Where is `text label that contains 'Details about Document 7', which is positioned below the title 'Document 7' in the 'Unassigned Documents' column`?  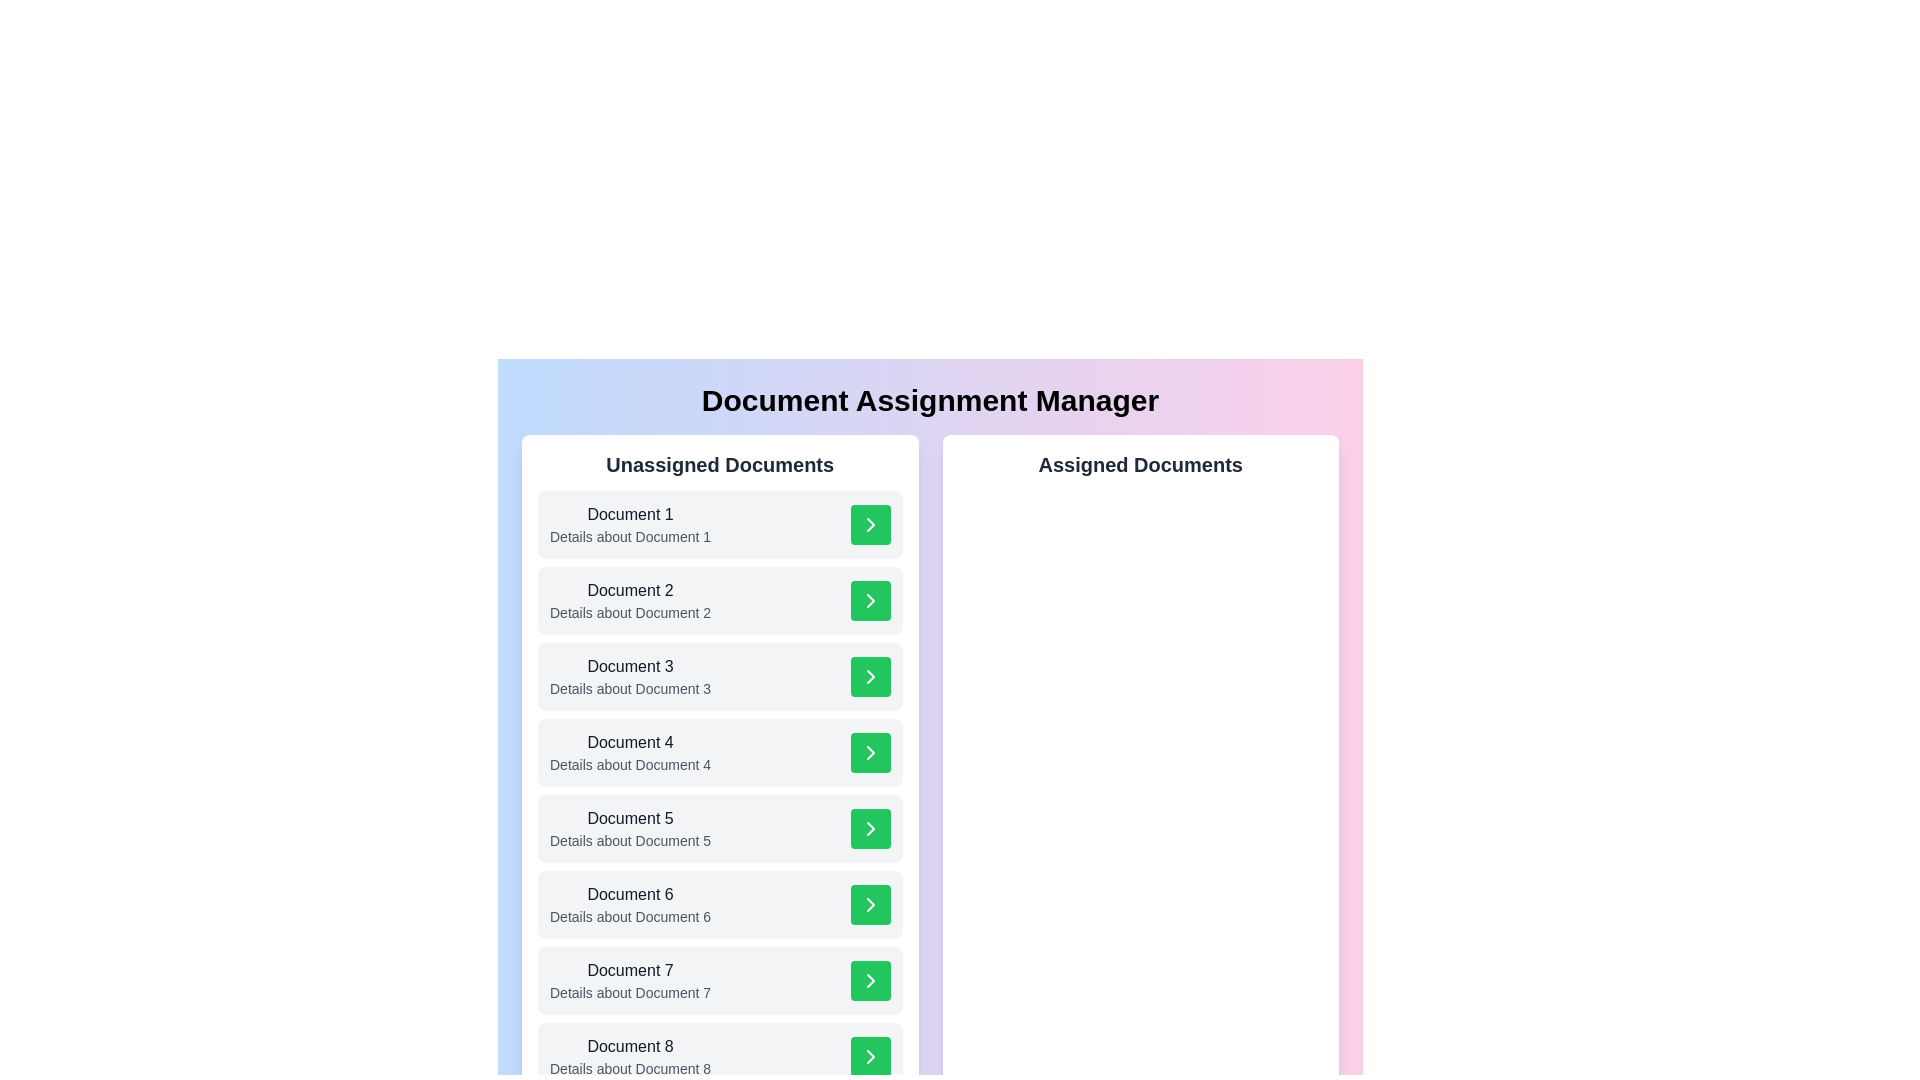
text label that contains 'Details about Document 7', which is positioned below the title 'Document 7' in the 'Unassigned Documents' column is located at coordinates (629, 992).